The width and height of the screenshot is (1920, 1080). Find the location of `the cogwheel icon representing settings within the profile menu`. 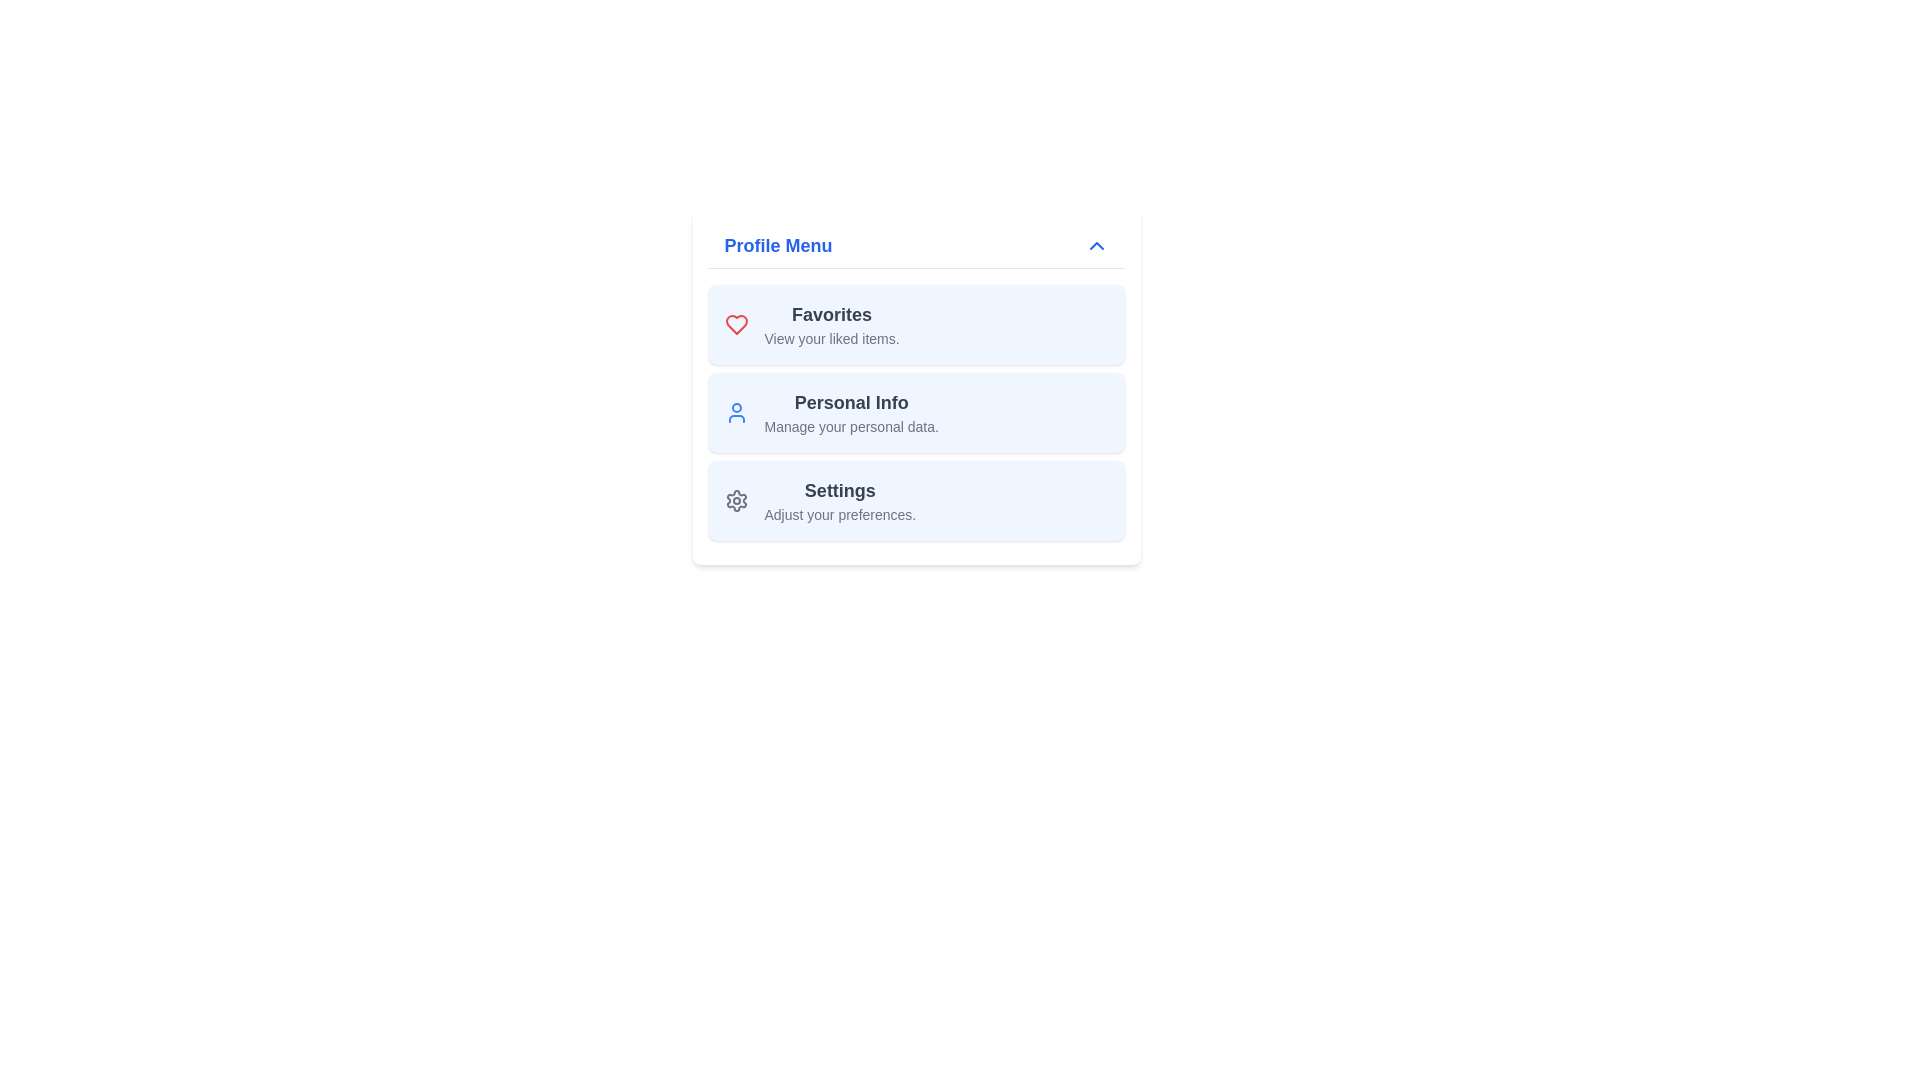

the cogwheel icon representing settings within the profile menu is located at coordinates (735, 500).